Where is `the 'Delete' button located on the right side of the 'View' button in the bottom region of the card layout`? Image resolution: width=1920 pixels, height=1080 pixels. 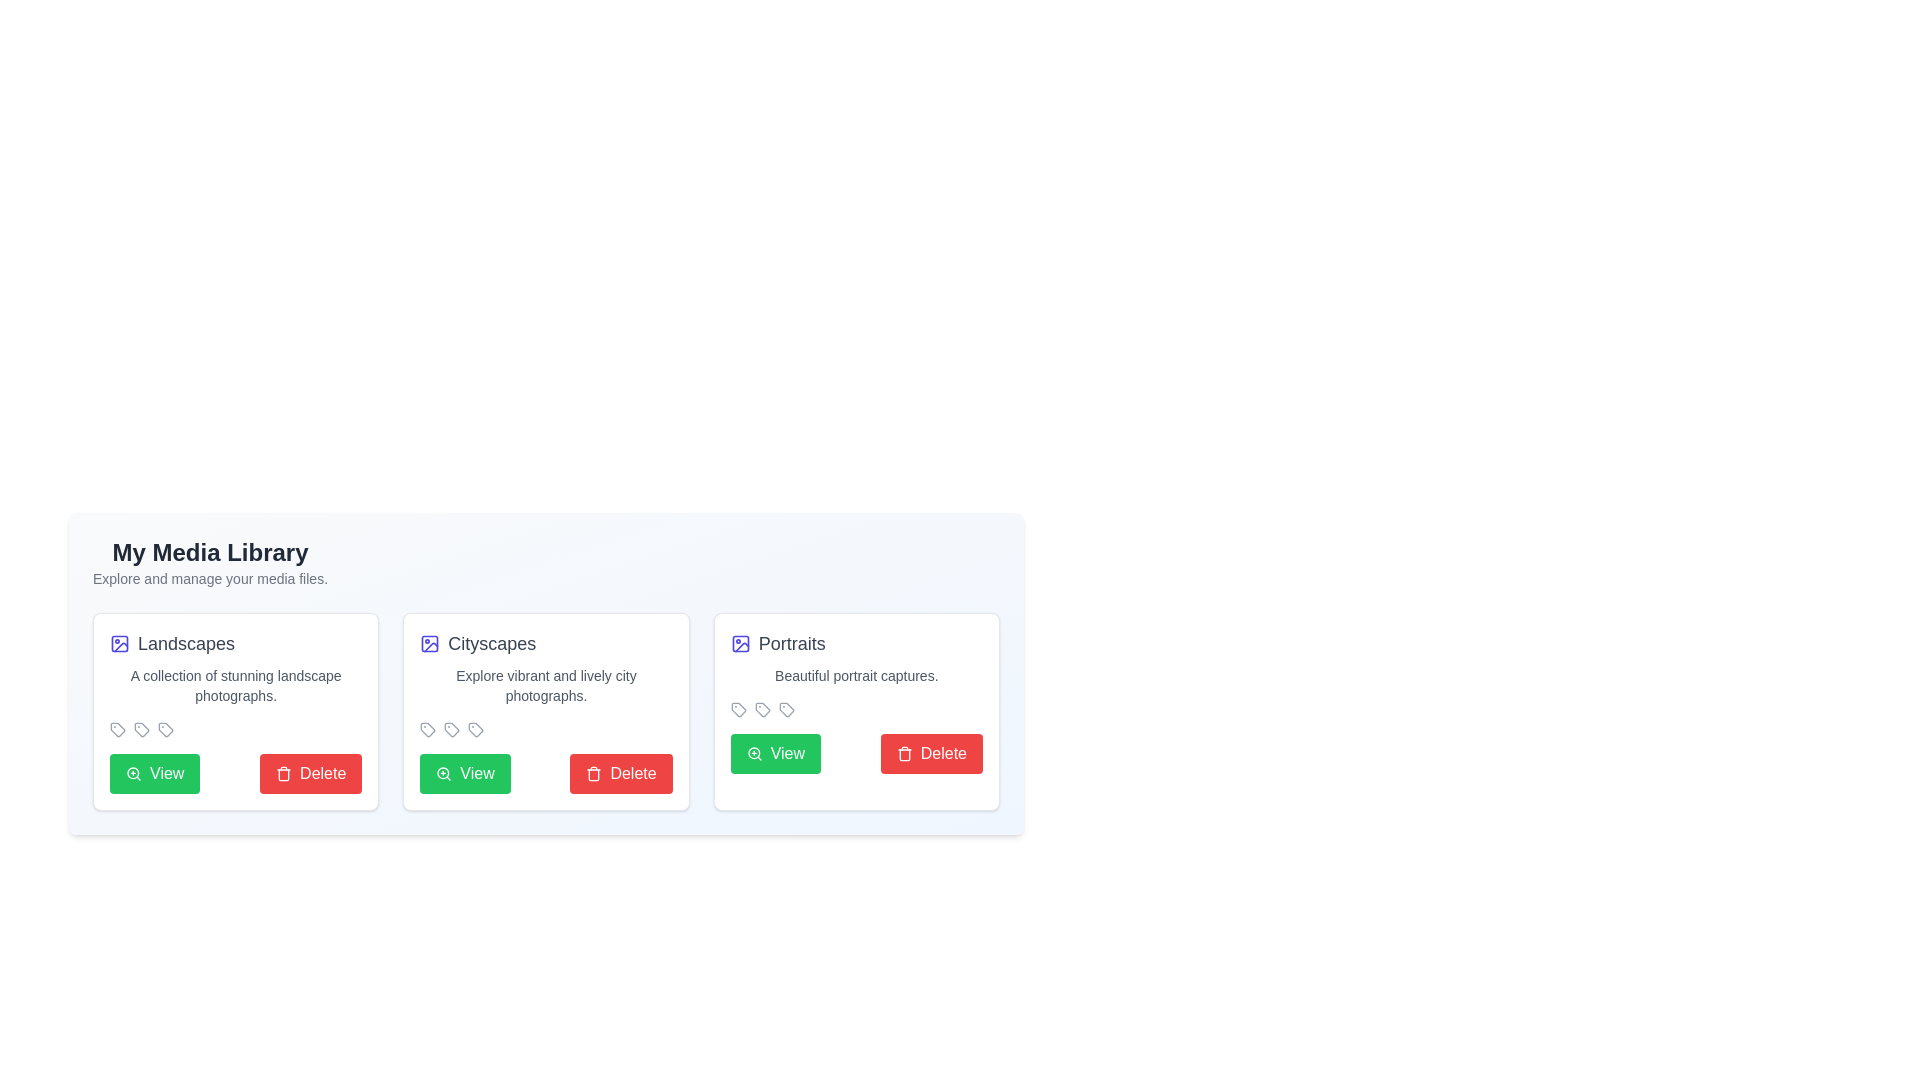 the 'Delete' button located on the right side of the 'View' button in the bottom region of the card layout is located at coordinates (930, 753).